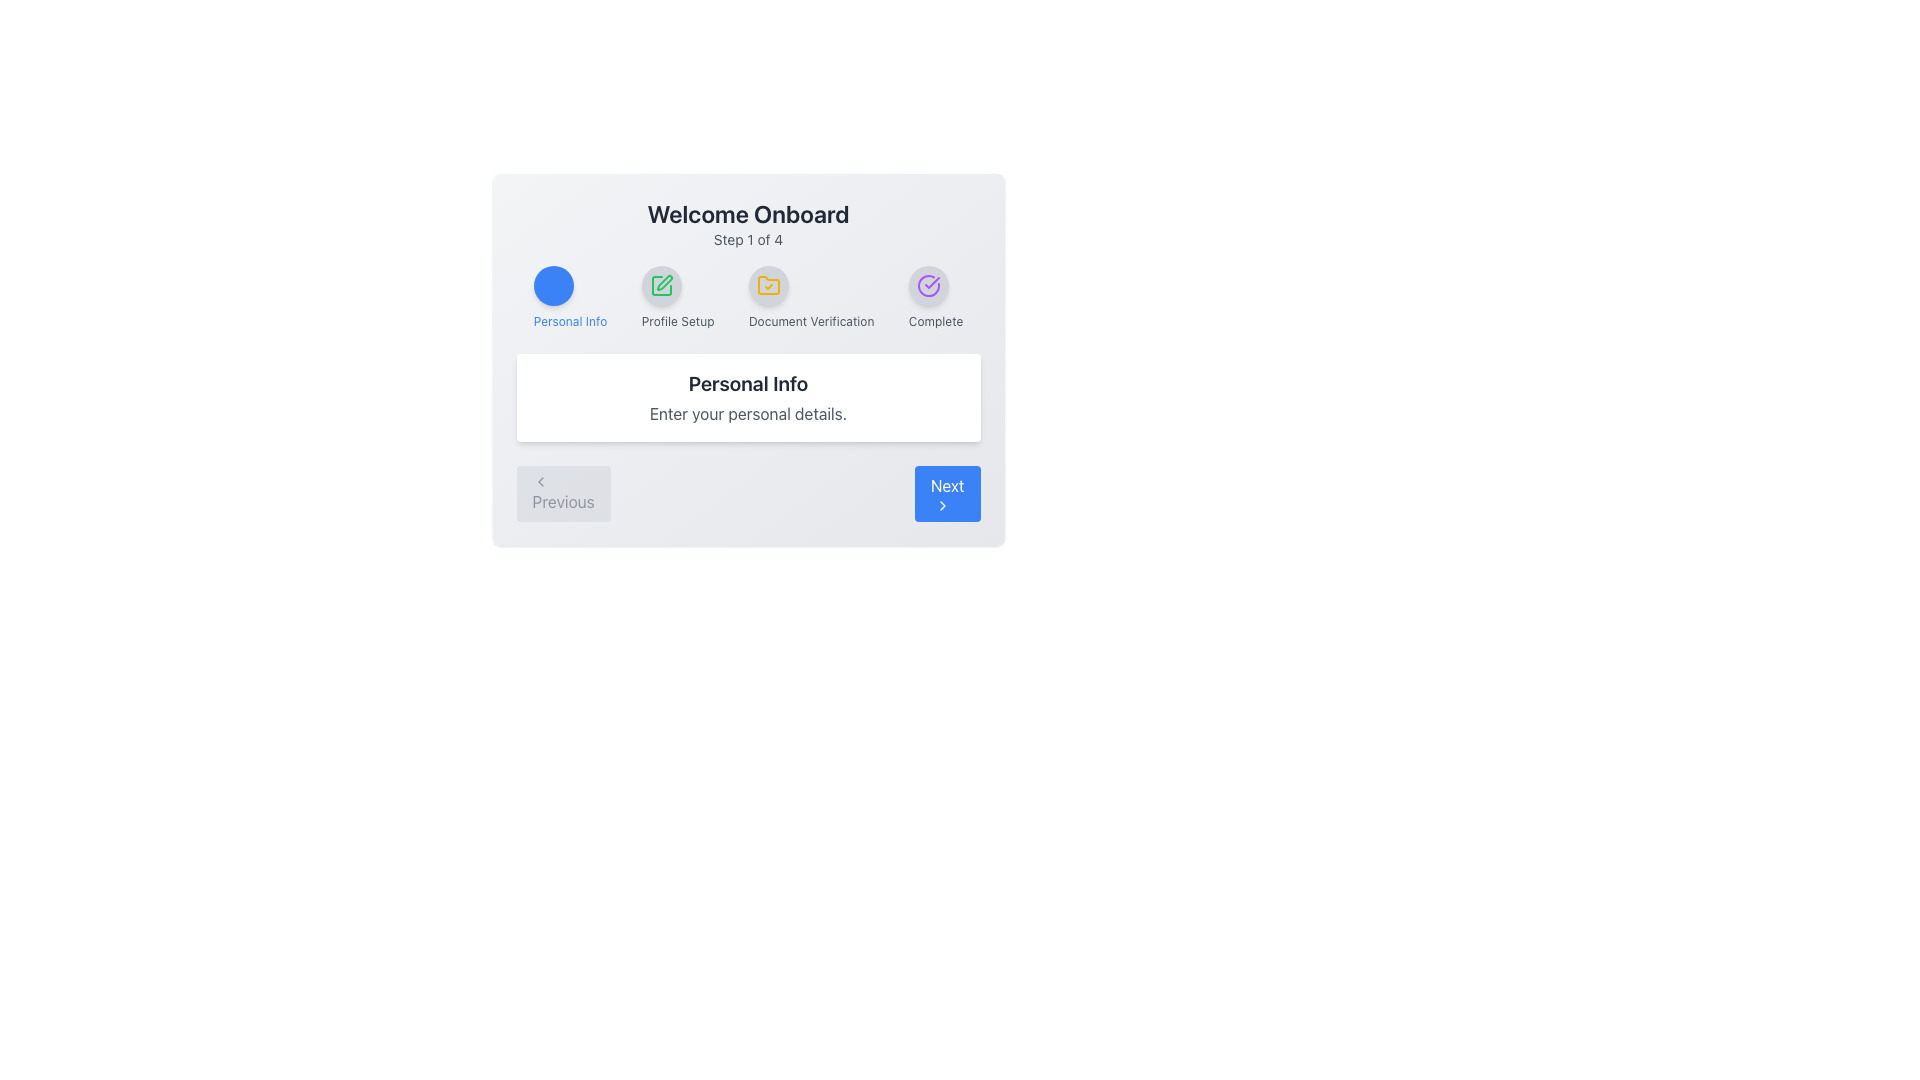 Image resolution: width=1920 pixels, height=1080 pixels. What do you see at coordinates (927, 285) in the screenshot?
I see `the purple checkmark icon enclosed within a circle, which is the fourth in a horizontal sequence of status indicators representing process completion` at bounding box center [927, 285].